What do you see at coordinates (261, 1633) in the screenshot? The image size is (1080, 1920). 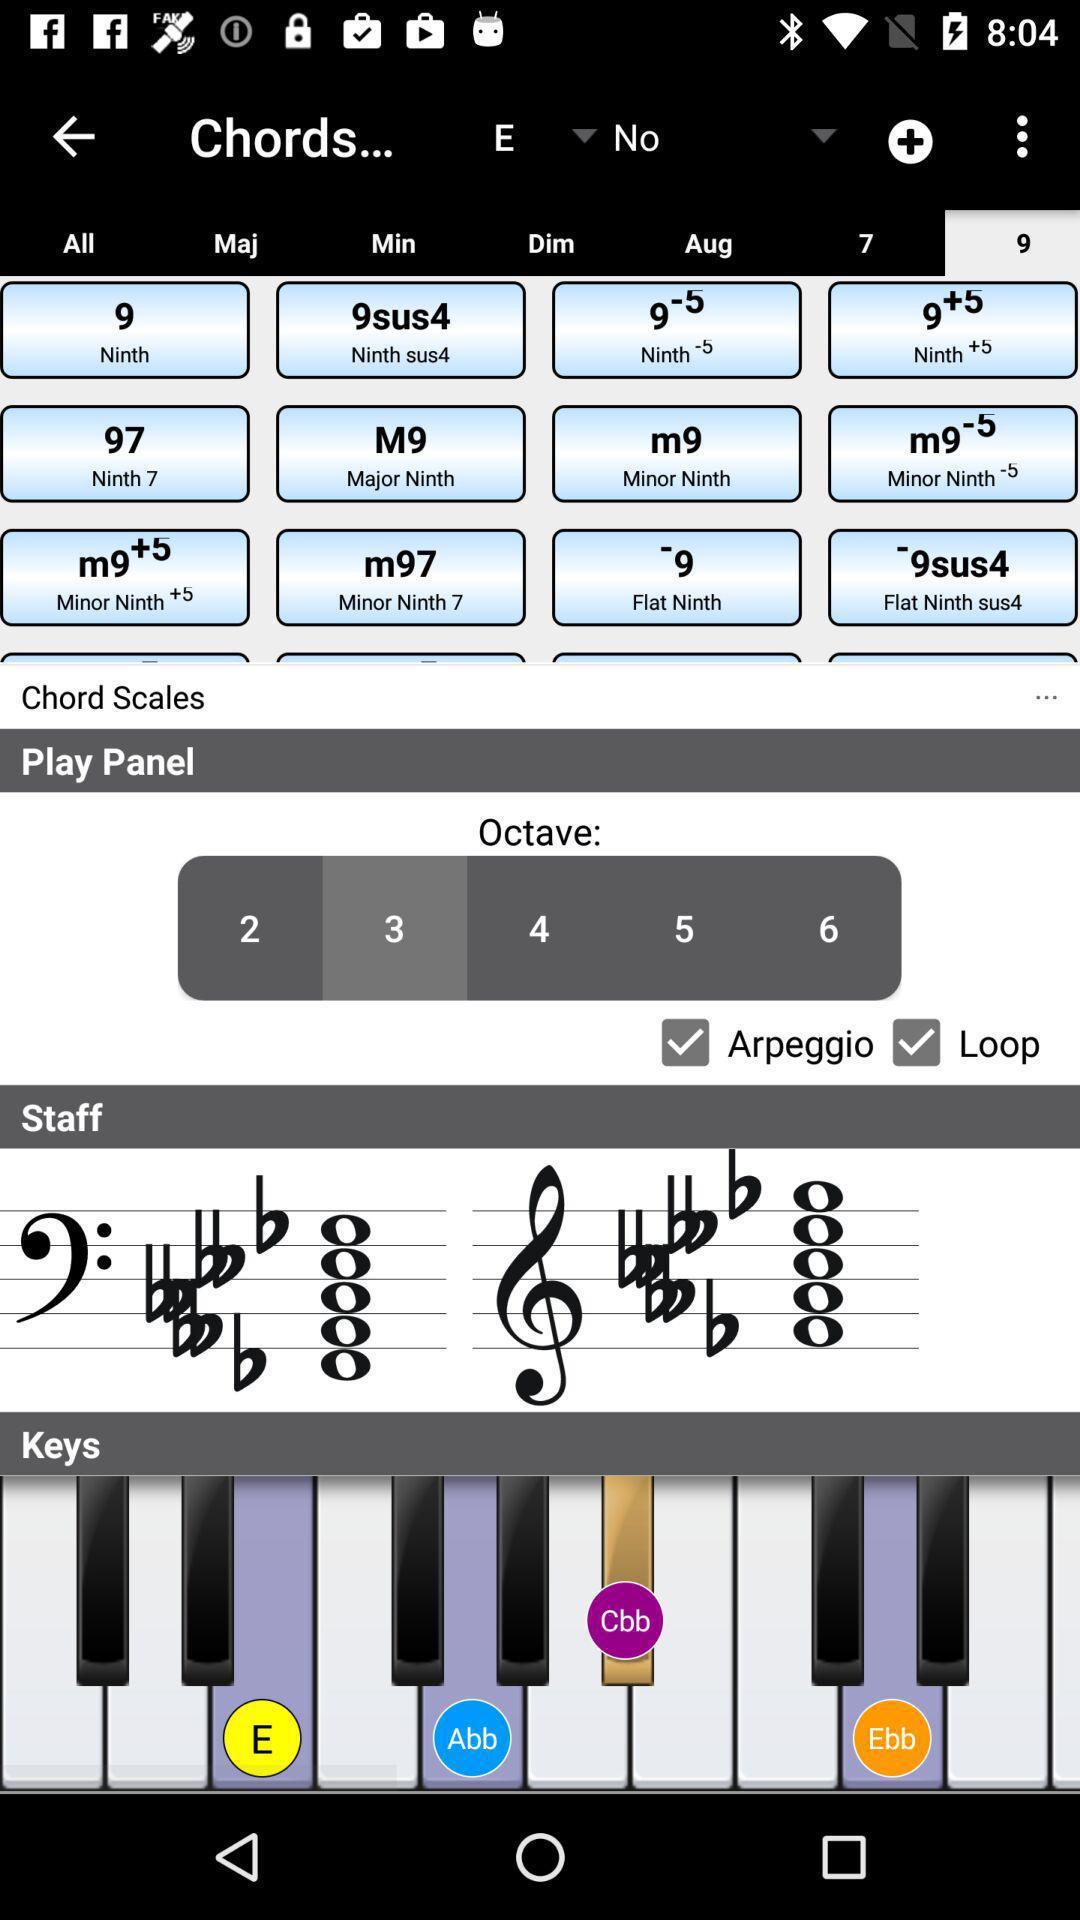 I see `e piano key` at bounding box center [261, 1633].